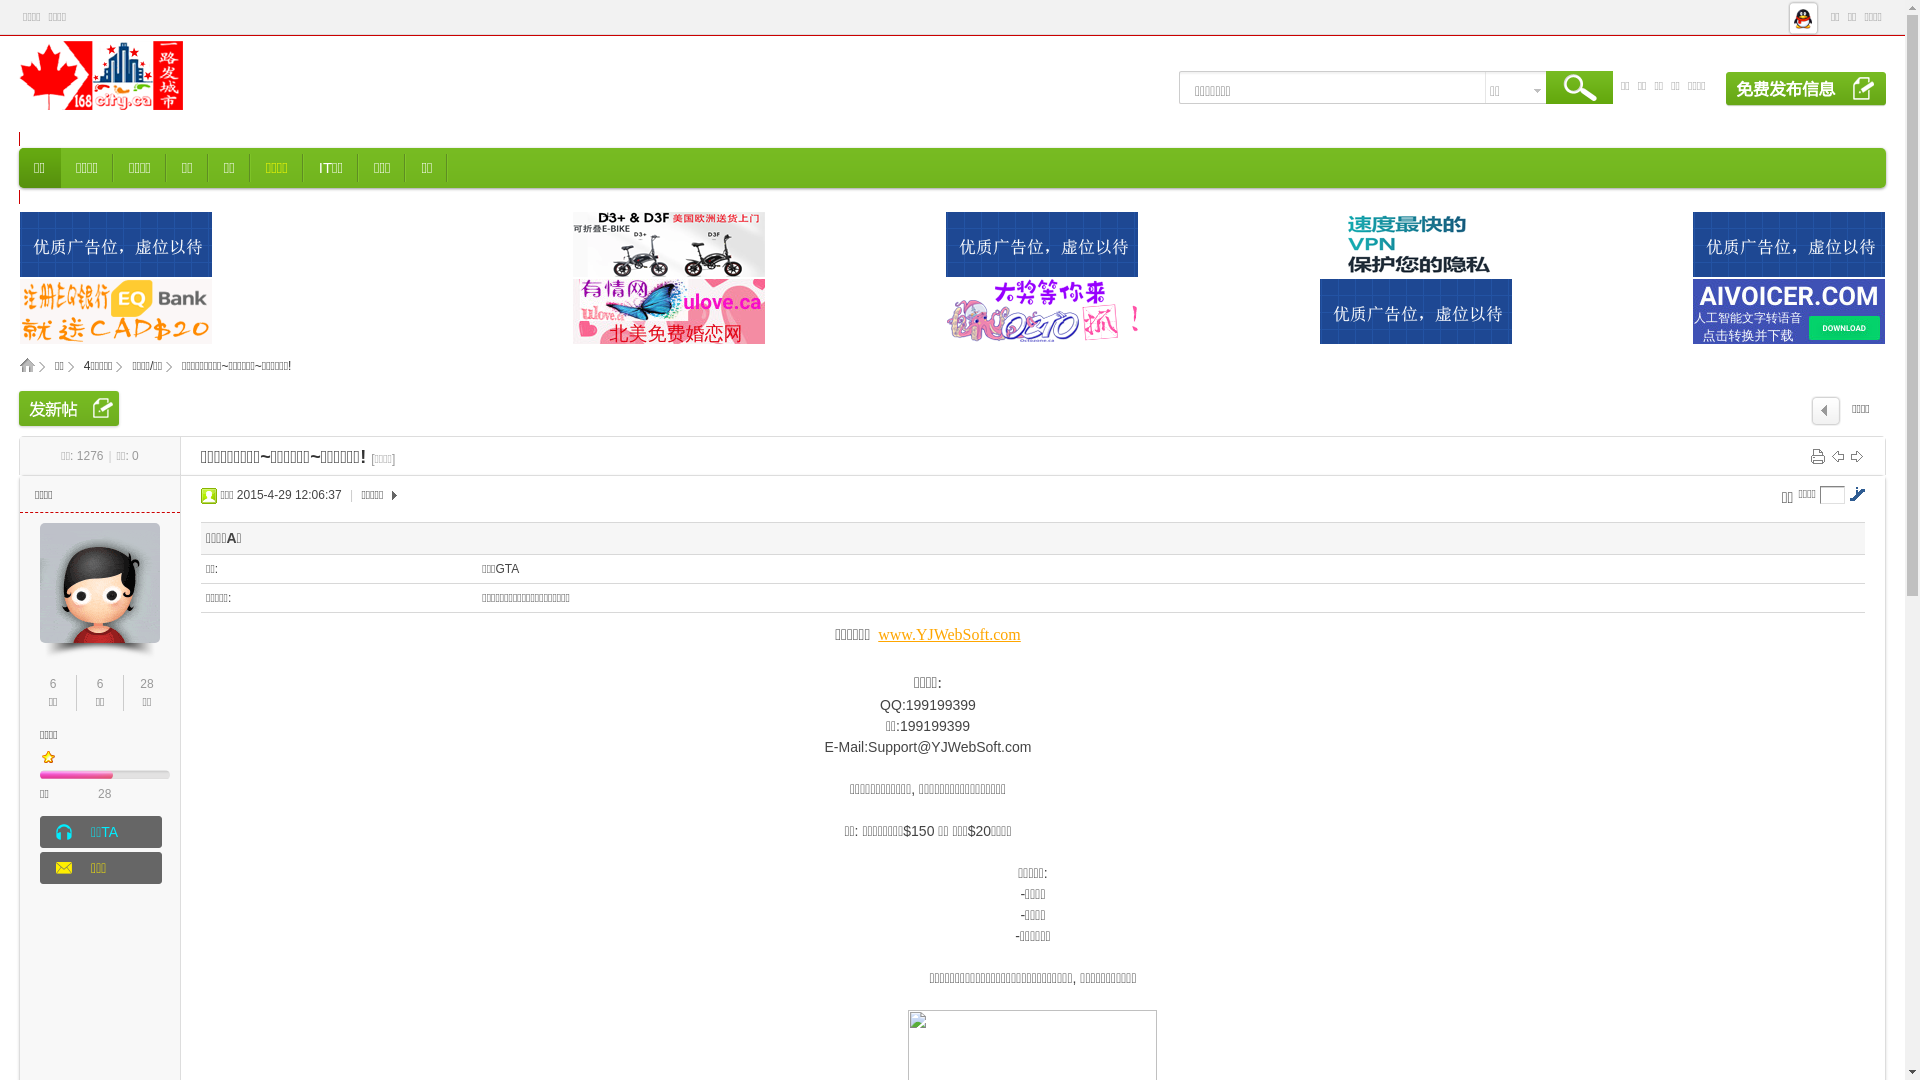  What do you see at coordinates (96, 793) in the screenshot?
I see `'28'` at bounding box center [96, 793].